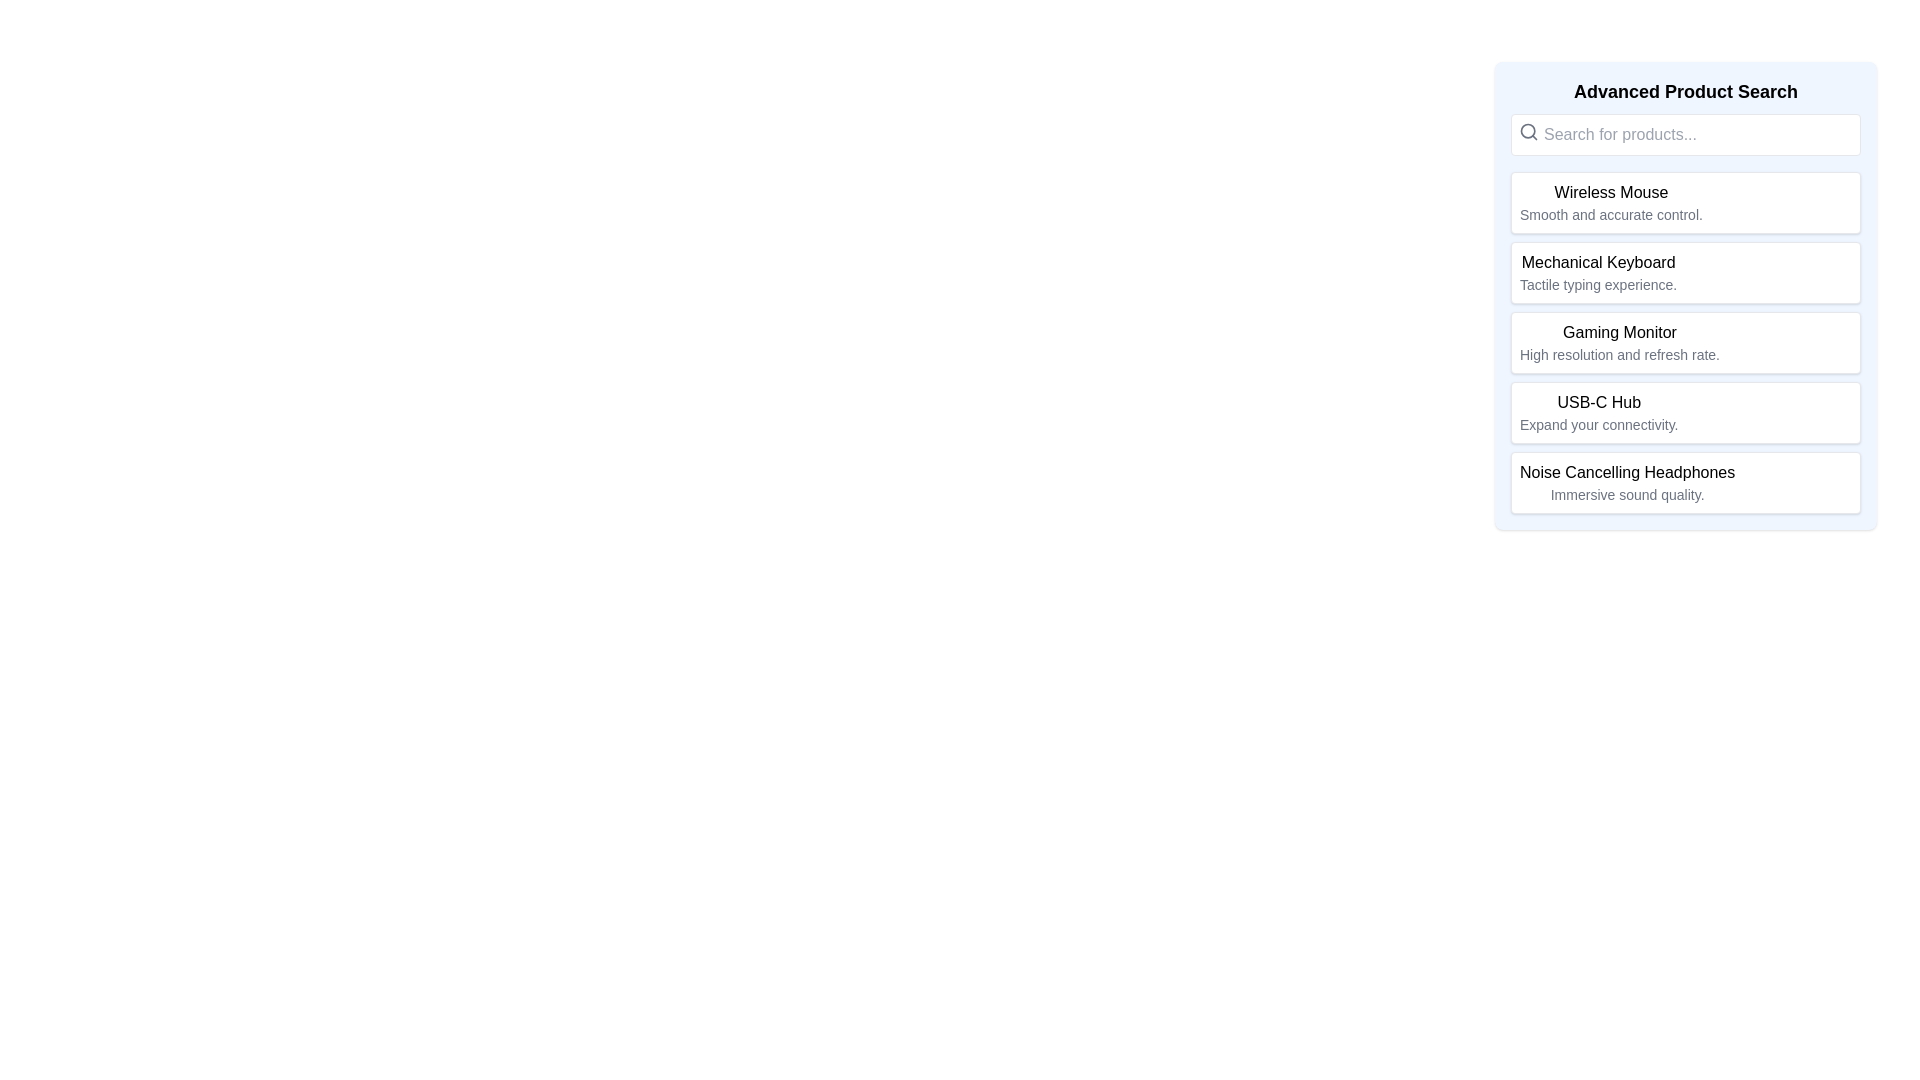  I want to click on the title text element for the product entry 'Wireless Mouse', which is located in the sidebar labeled 'Advanced Product Search' and positioned above the text 'Smooth and accurate control.', so click(1611, 192).